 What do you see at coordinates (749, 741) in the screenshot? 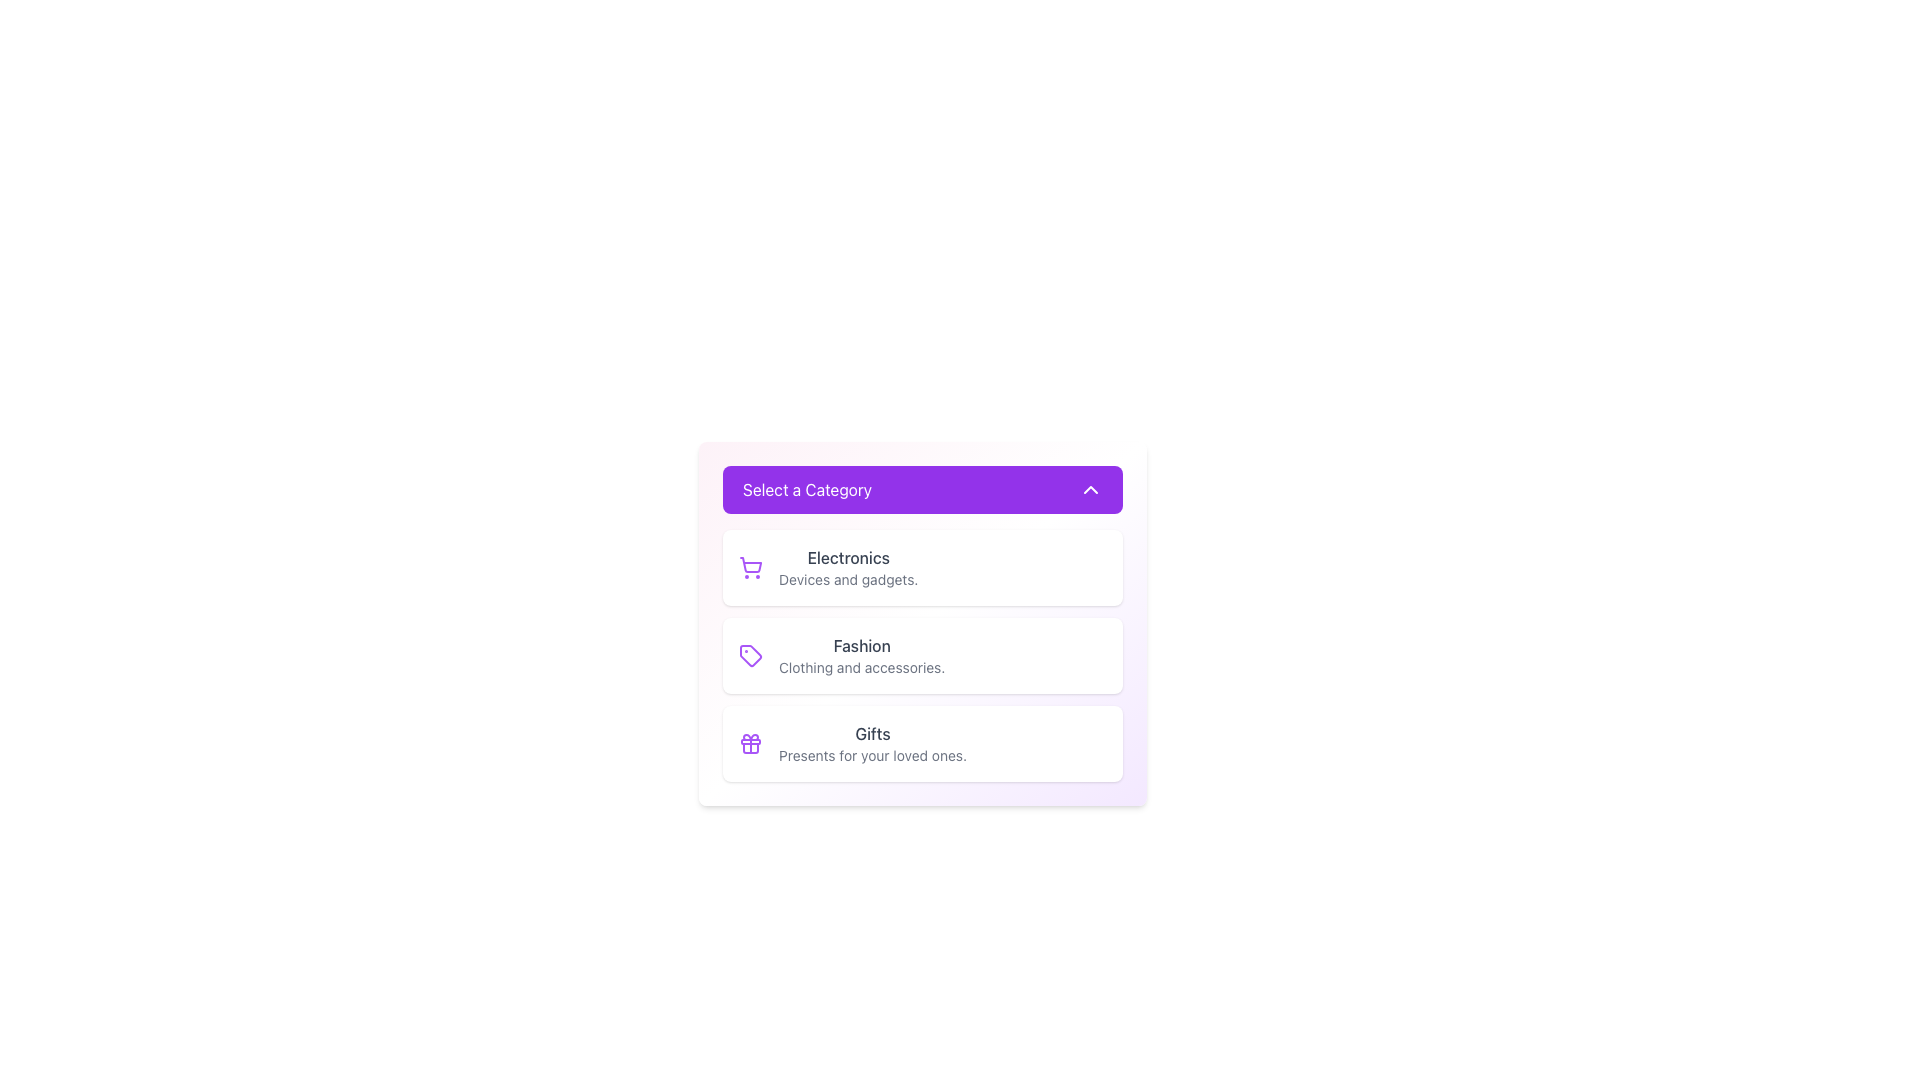
I see `the decorative ribbon-like feature of the 'gift' icon located next to the 'Gifts' text in the list` at bounding box center [749, 741].